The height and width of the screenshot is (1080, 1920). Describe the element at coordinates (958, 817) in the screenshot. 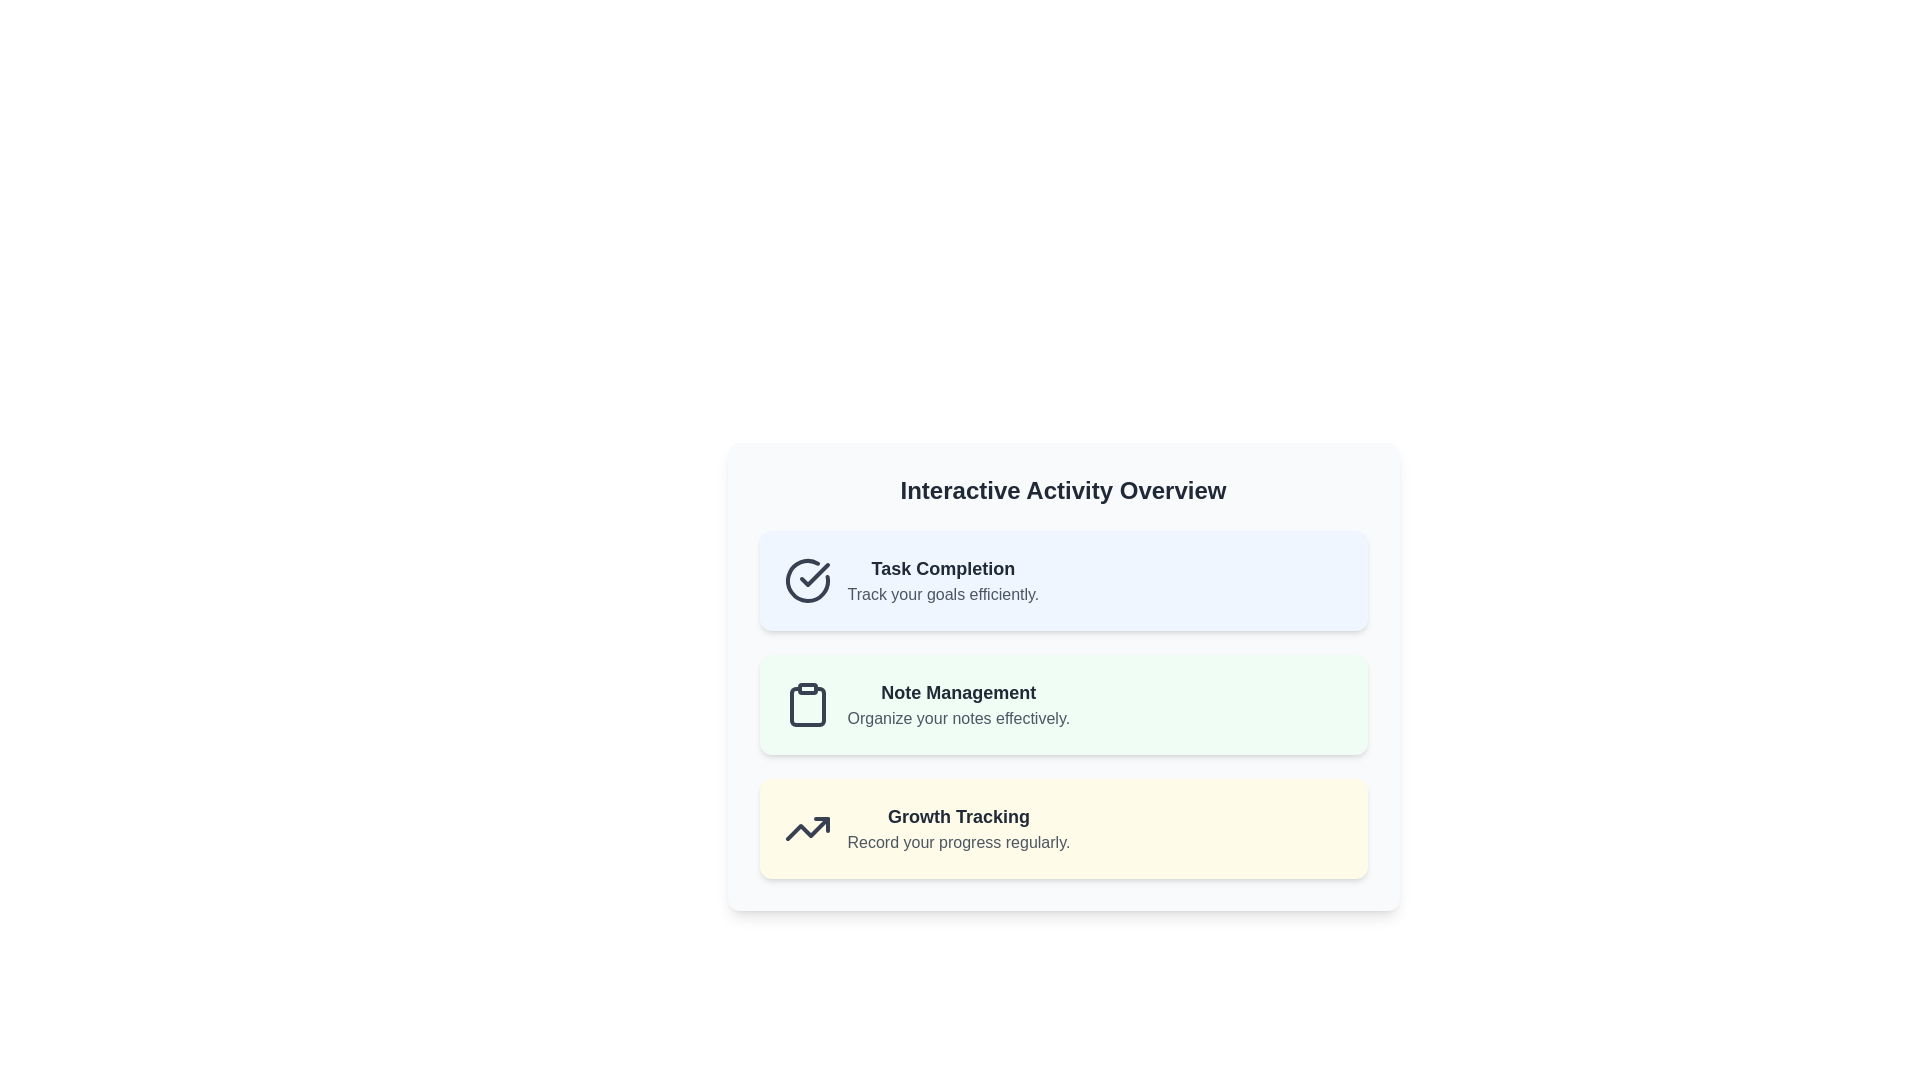

I see `the 'Growth Tracking' text label, which is a bold, large dark gray text in a yellow-tinted section of the interface` at that location.